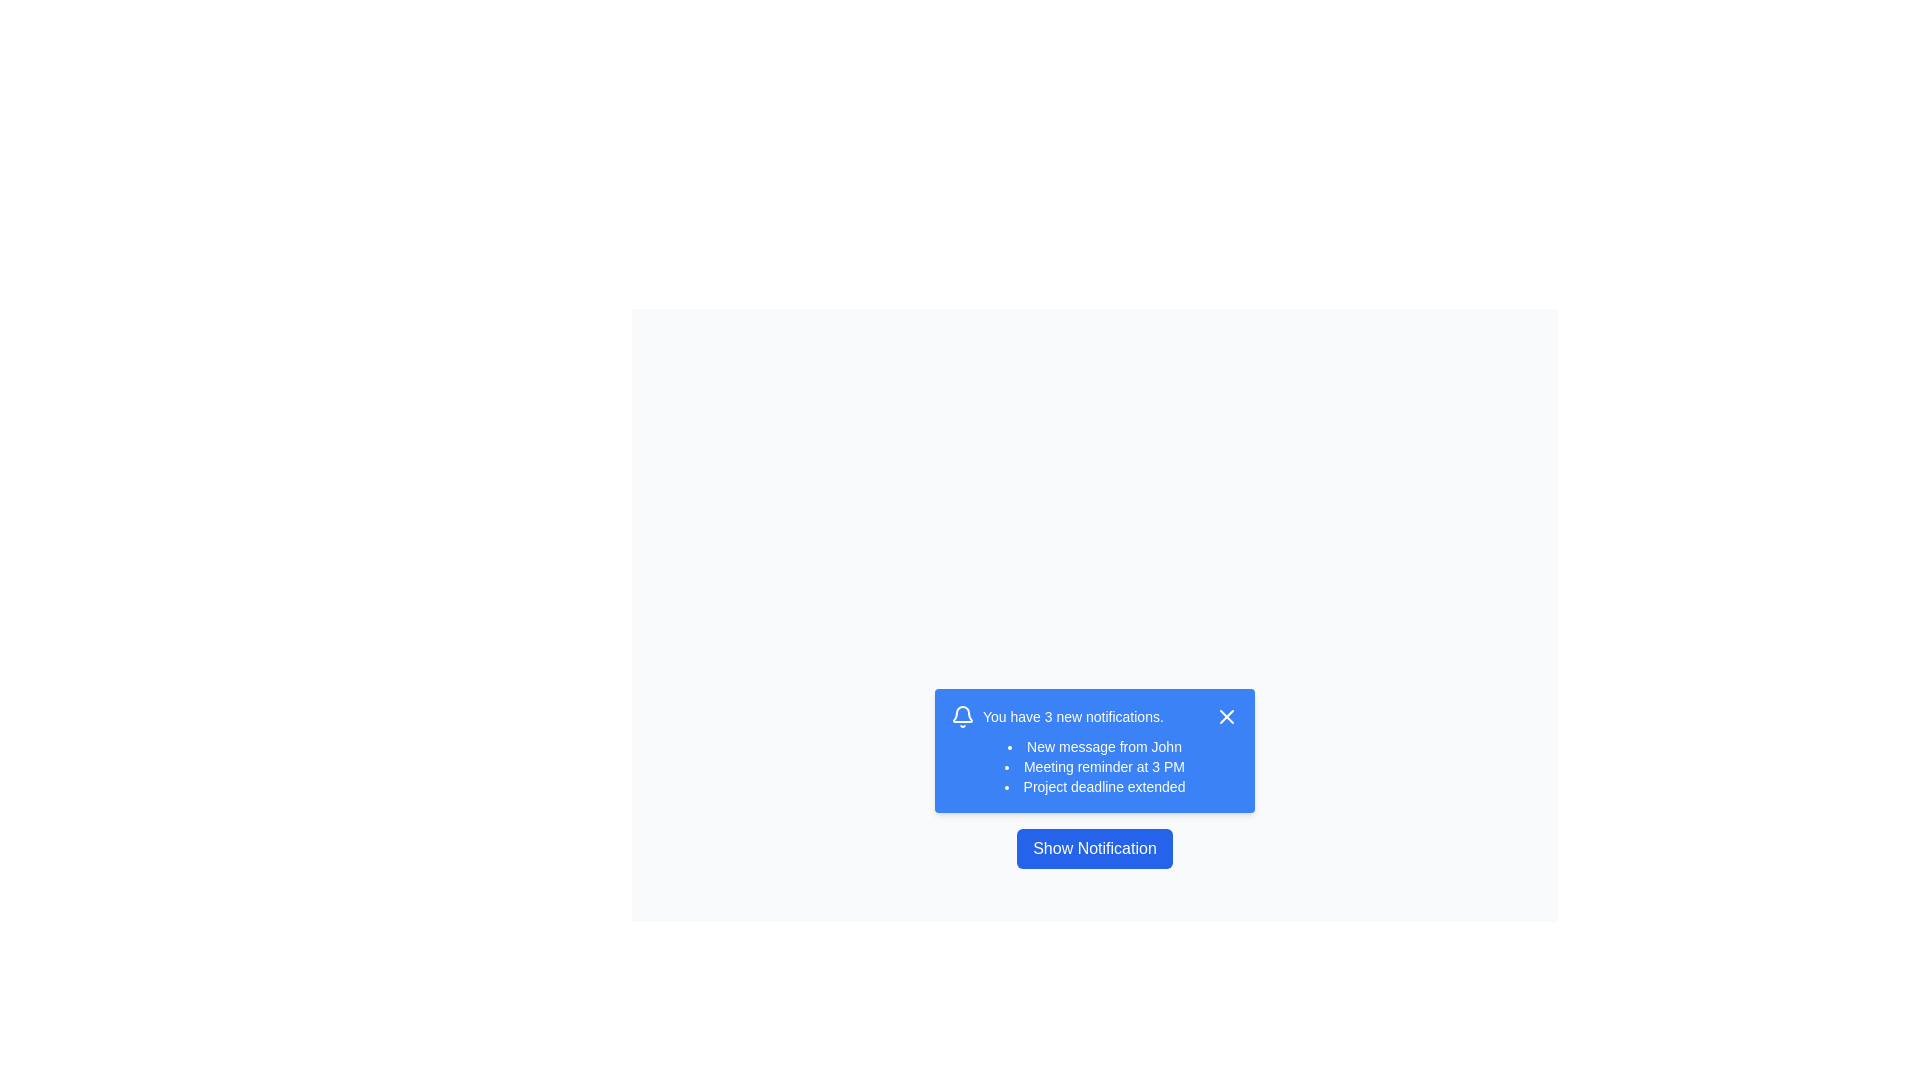  Describe the element at coordinates (1093, 747) in the screenshot. I see `the first textual list item displaying 'New message from John' in the blue notification box` at that location.